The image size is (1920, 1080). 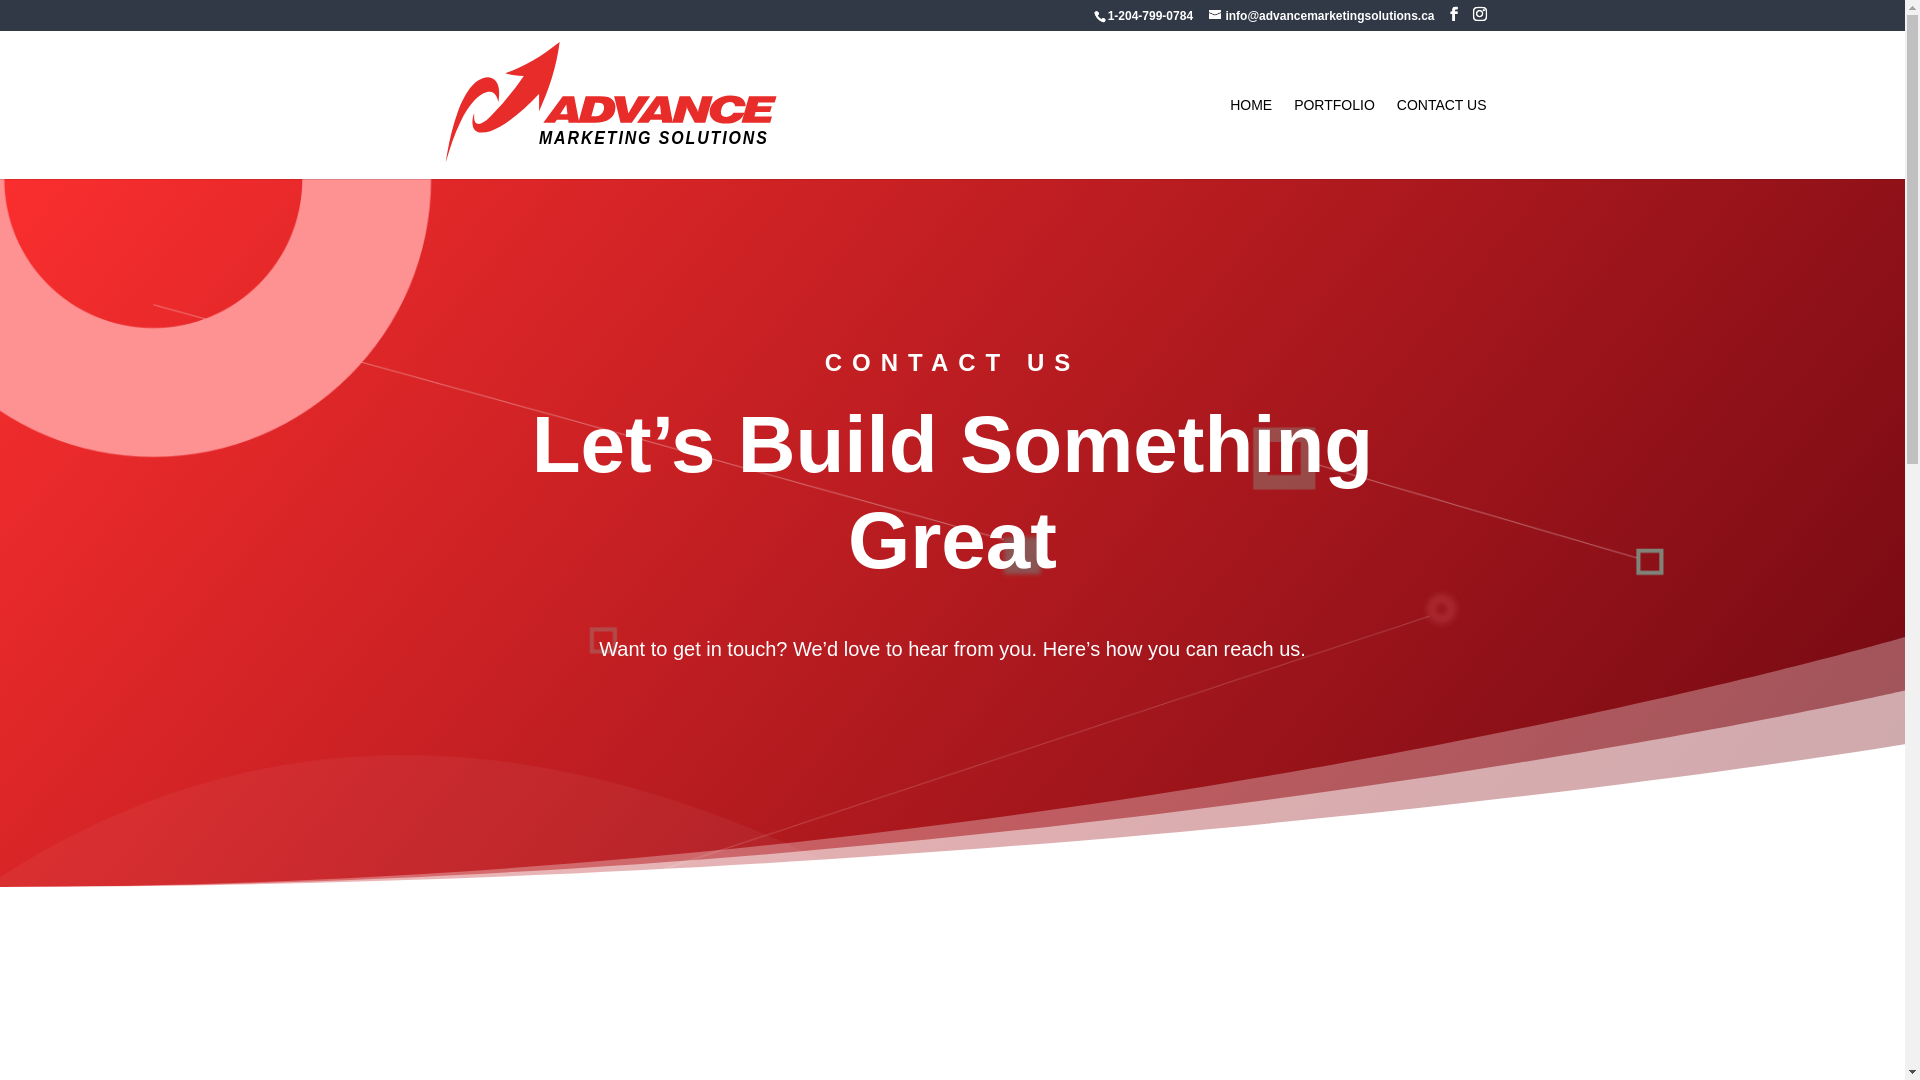 What do you see at coordinates (1294, 137) in the screenshot?
I see `'PORTFOLIO'` at bounding box center [1294, 137].